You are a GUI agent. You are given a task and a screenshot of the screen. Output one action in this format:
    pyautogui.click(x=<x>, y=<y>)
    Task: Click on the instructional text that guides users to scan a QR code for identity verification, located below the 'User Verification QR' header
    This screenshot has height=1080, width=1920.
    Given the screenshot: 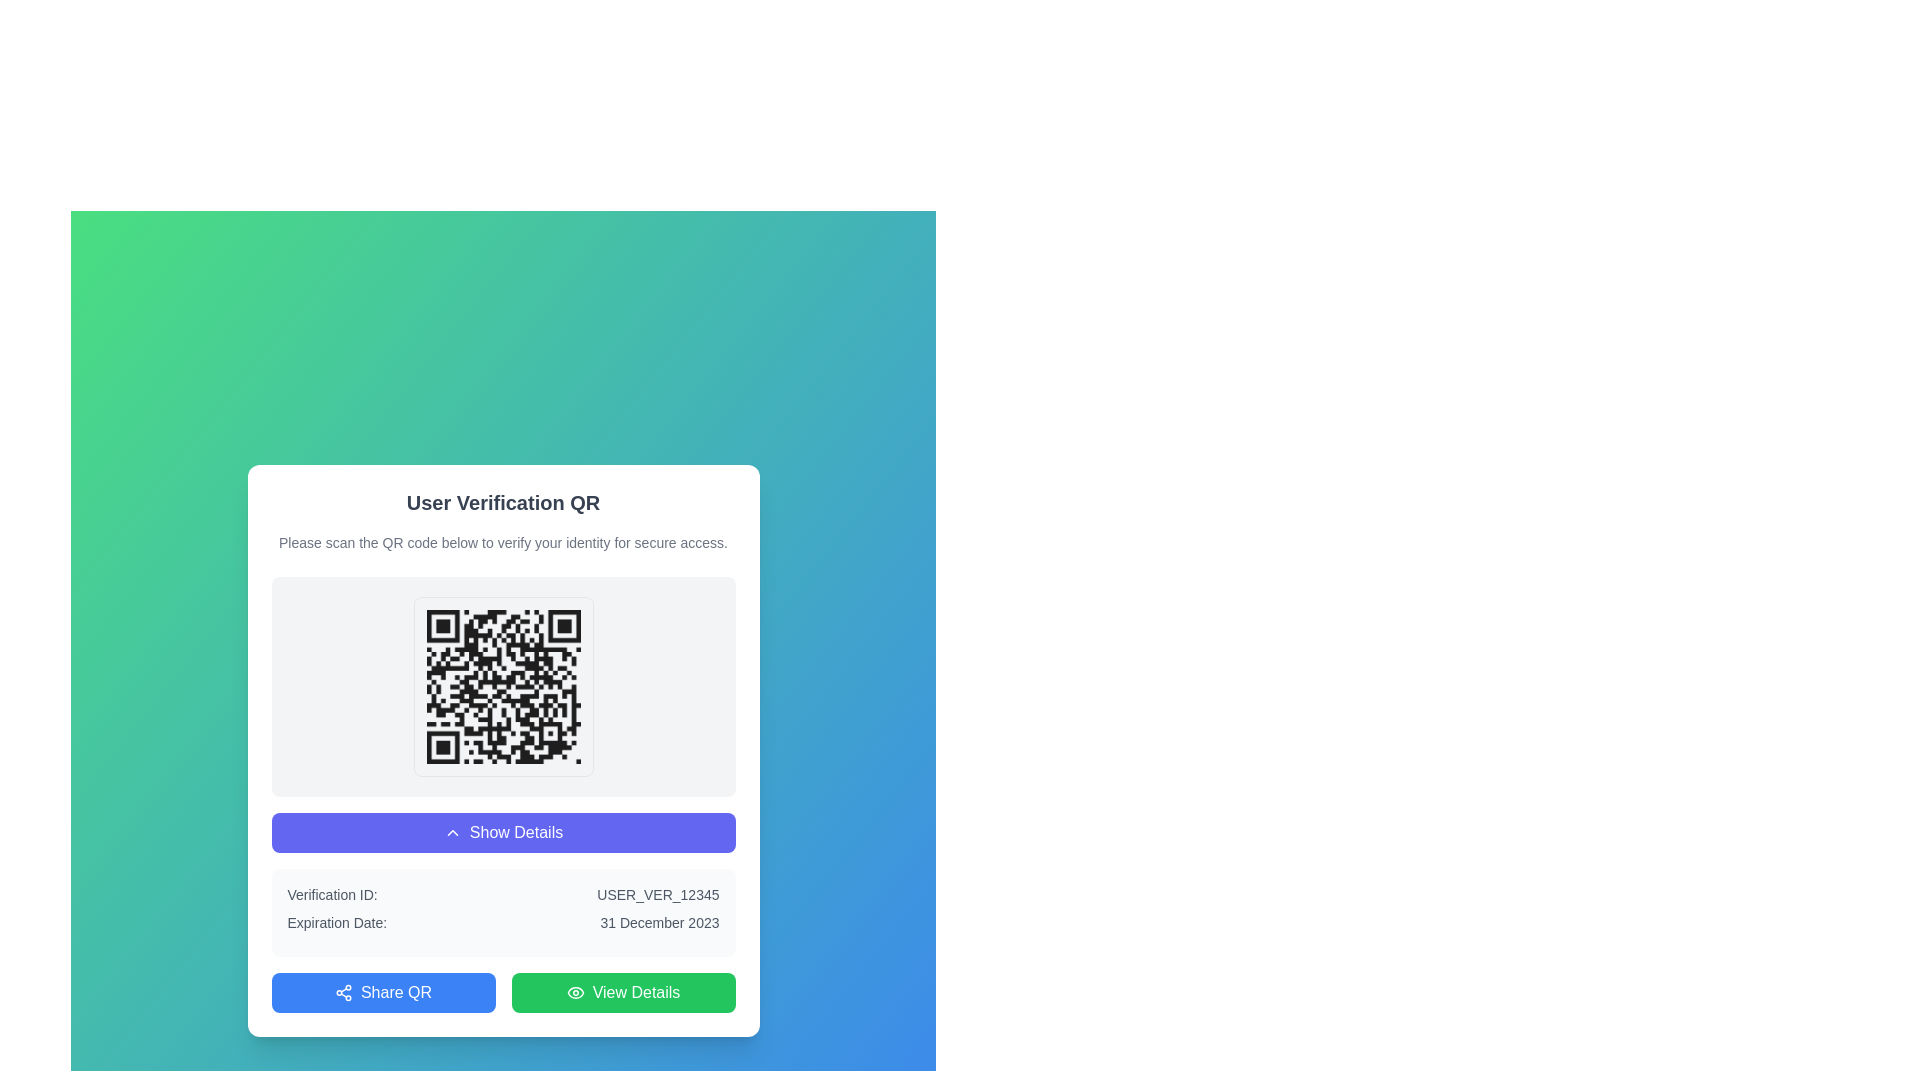 What is the action you would take?
    pyautogui.click(x=503, y=543)
    